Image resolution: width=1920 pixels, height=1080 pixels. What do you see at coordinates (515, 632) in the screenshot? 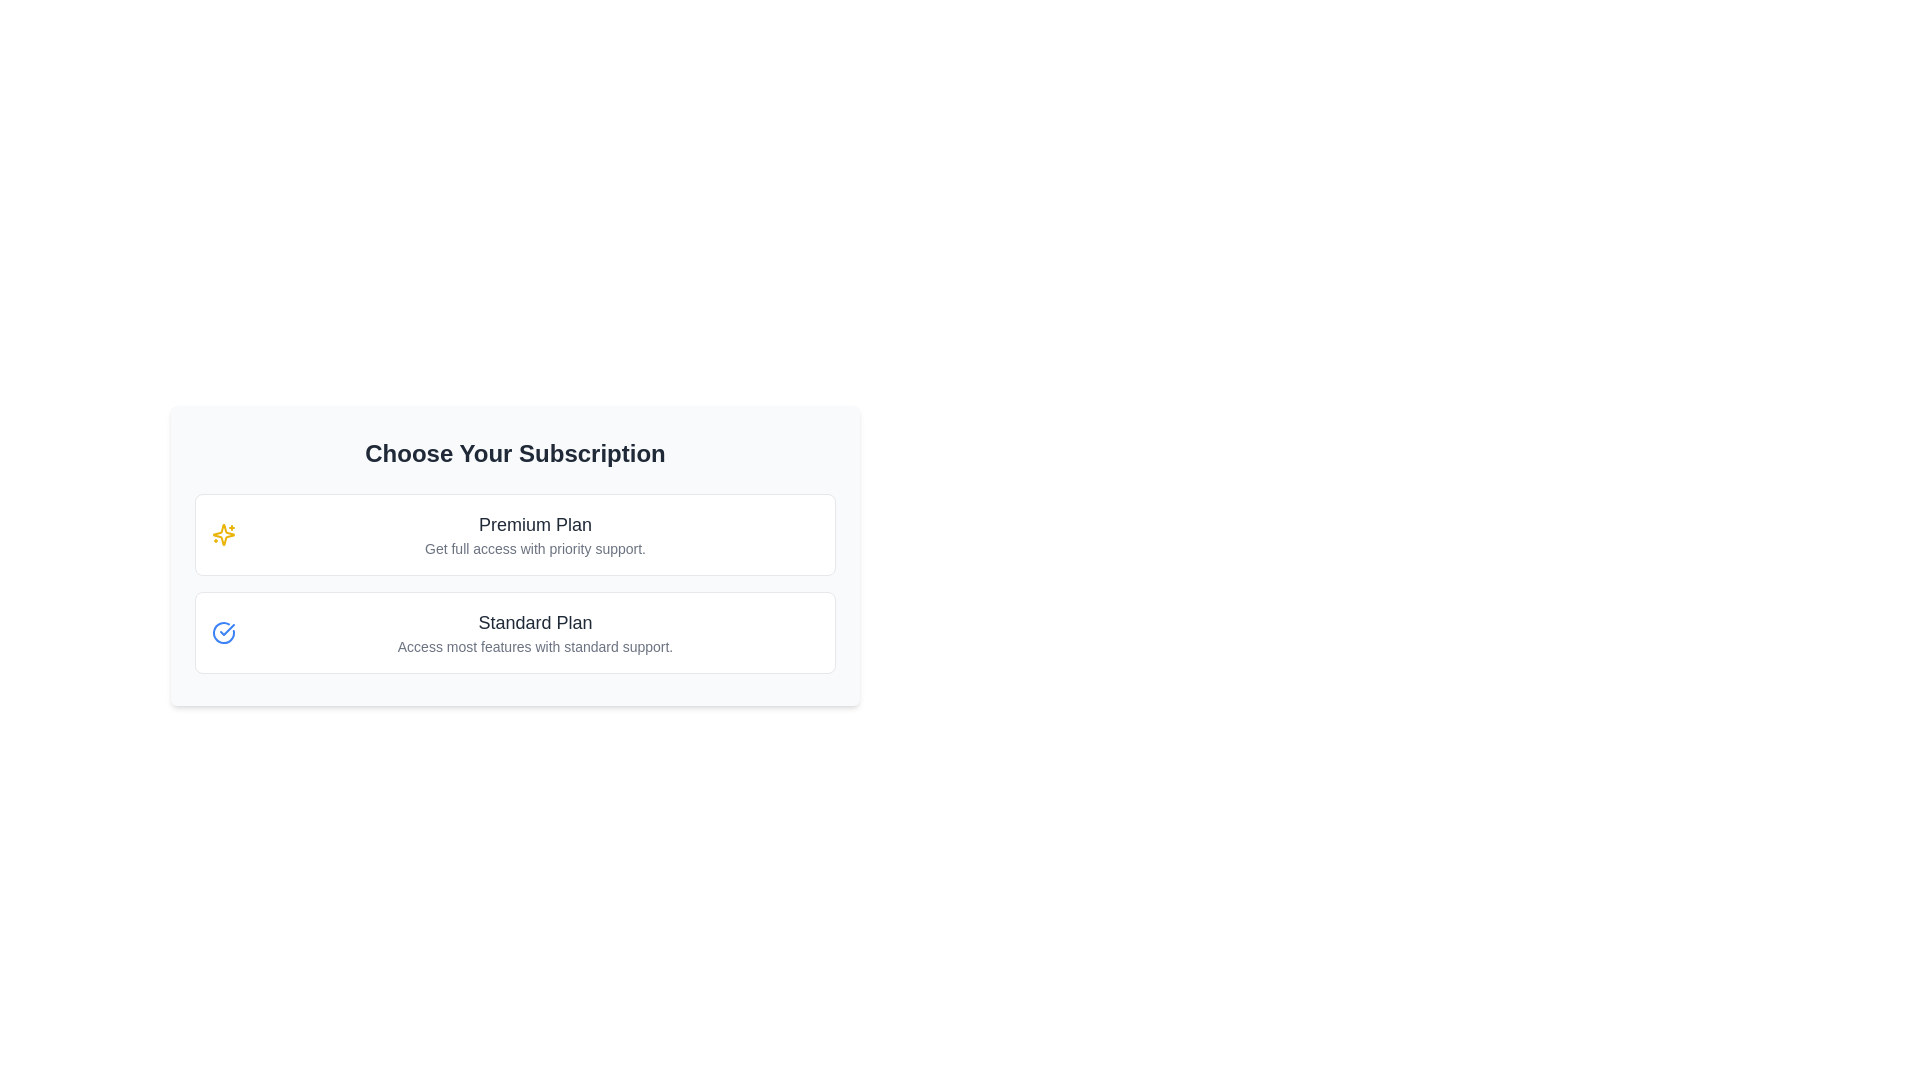
I see `the selectable card for the Standard subscription plan, which is positioned directly below the Premium Plan card in the subscription selection interface` at bounding box center [515, 632].